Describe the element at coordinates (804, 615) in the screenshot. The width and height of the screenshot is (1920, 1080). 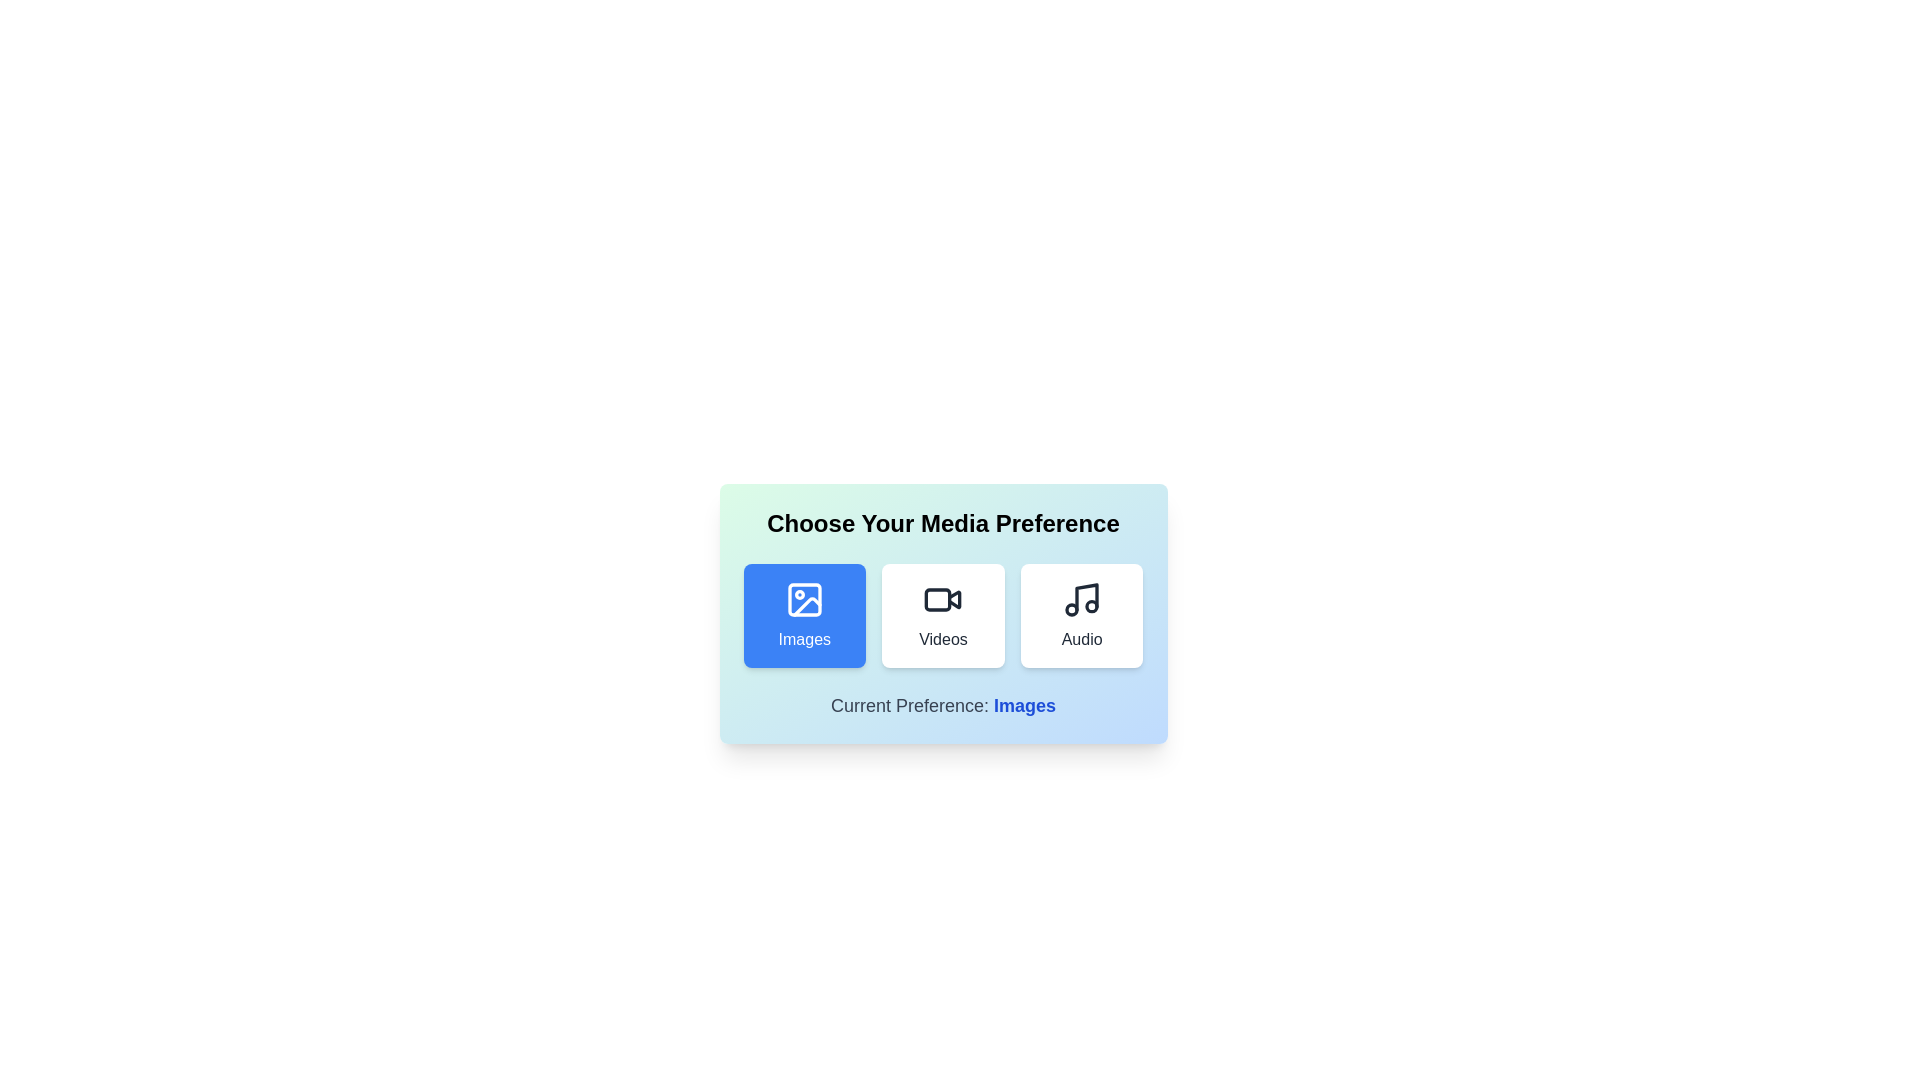
I see `the media preference Images by clicking on the corresponding button` at that location.